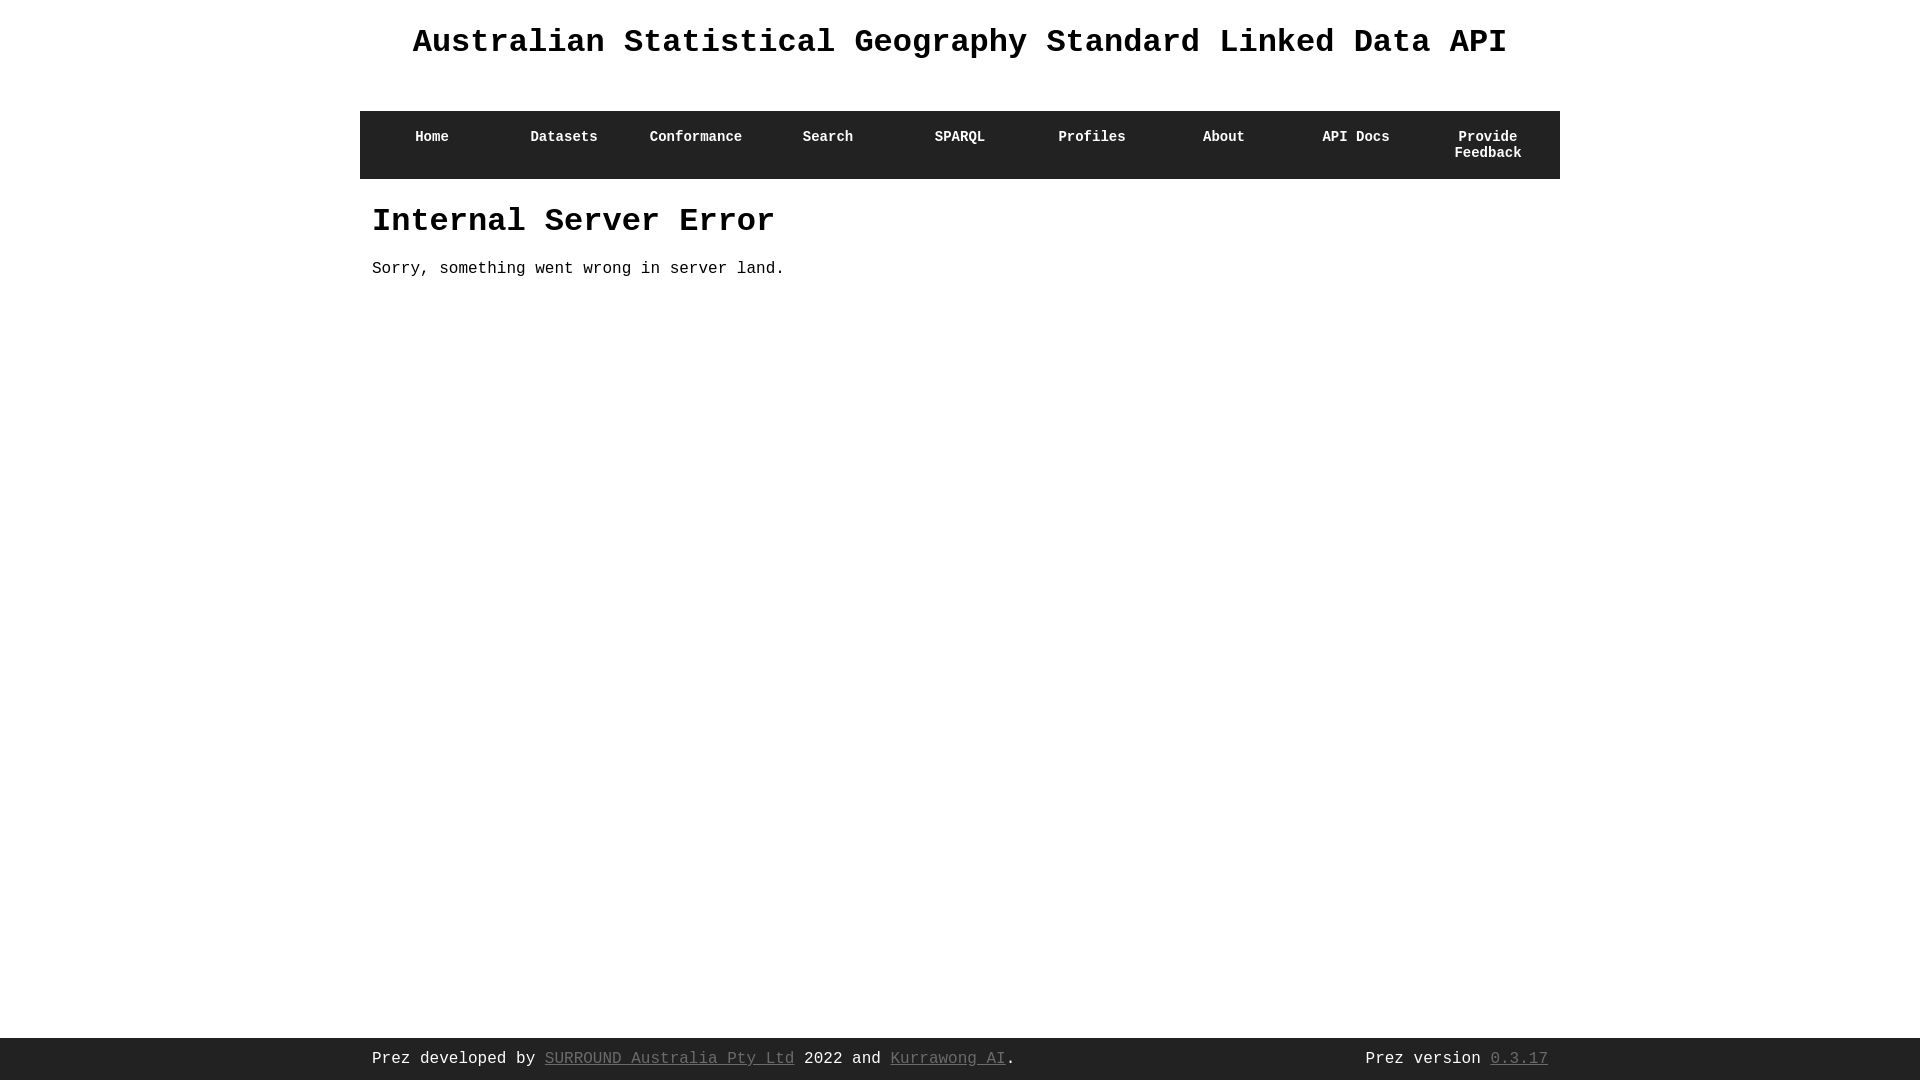  What do you see at coordinates (1223, 144) in the screenshot?
I see `'About'` at bounding box center [1223, 144].